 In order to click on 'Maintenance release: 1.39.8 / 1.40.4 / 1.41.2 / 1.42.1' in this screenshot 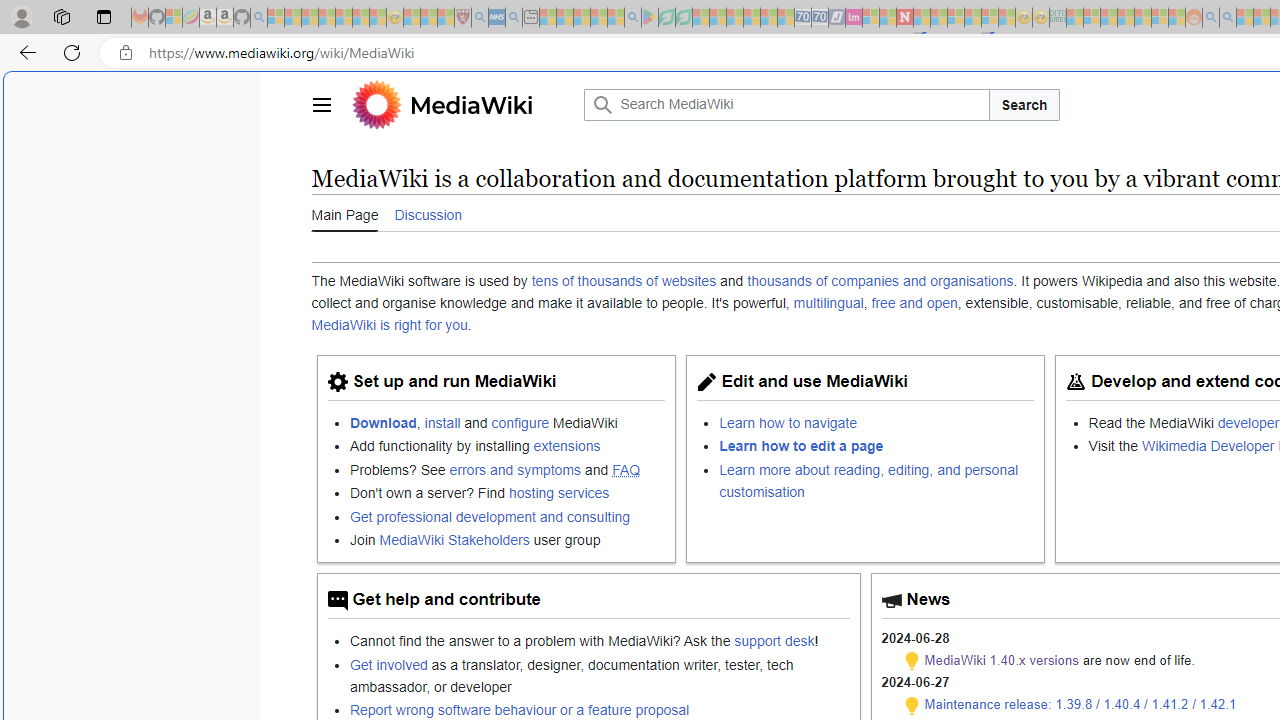, I will do `click(1079, 703)`.